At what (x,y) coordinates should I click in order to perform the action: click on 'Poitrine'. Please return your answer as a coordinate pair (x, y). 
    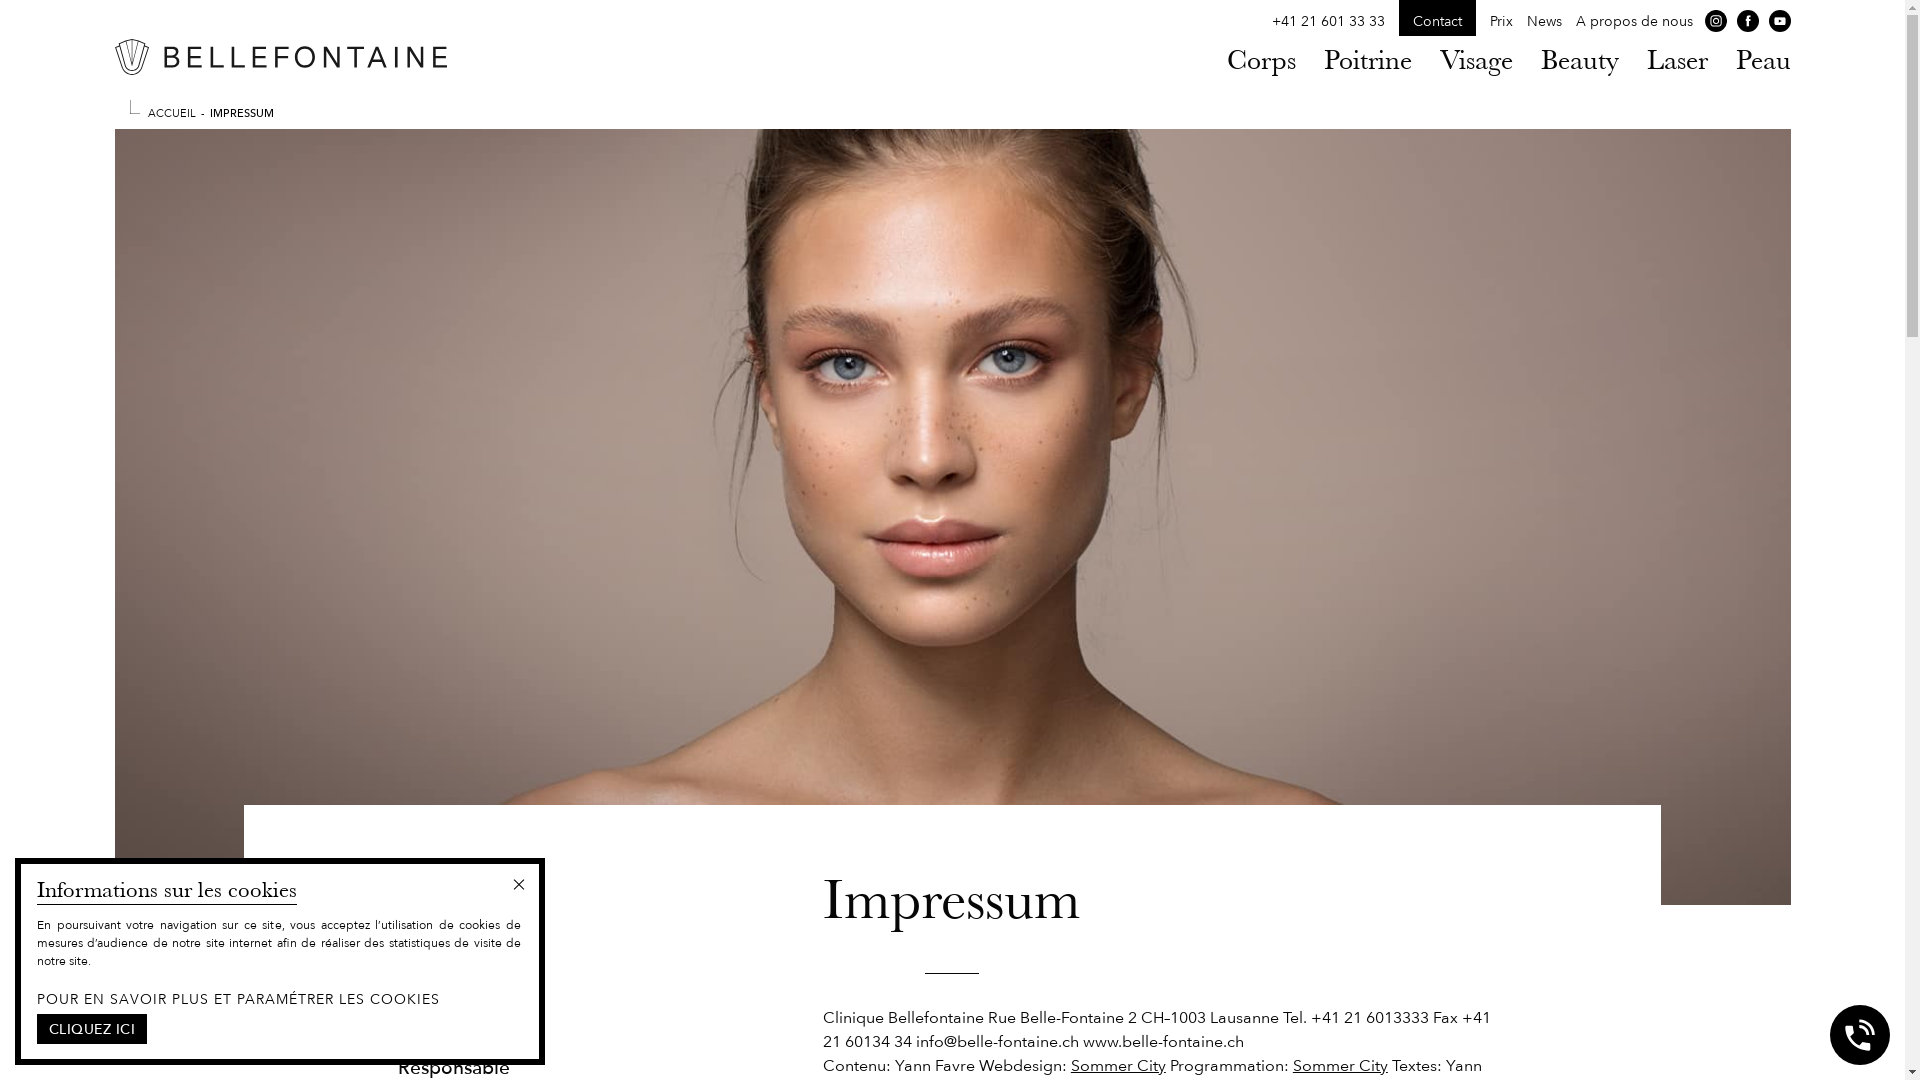
    Looking at the image, I should click on (1367, 59).